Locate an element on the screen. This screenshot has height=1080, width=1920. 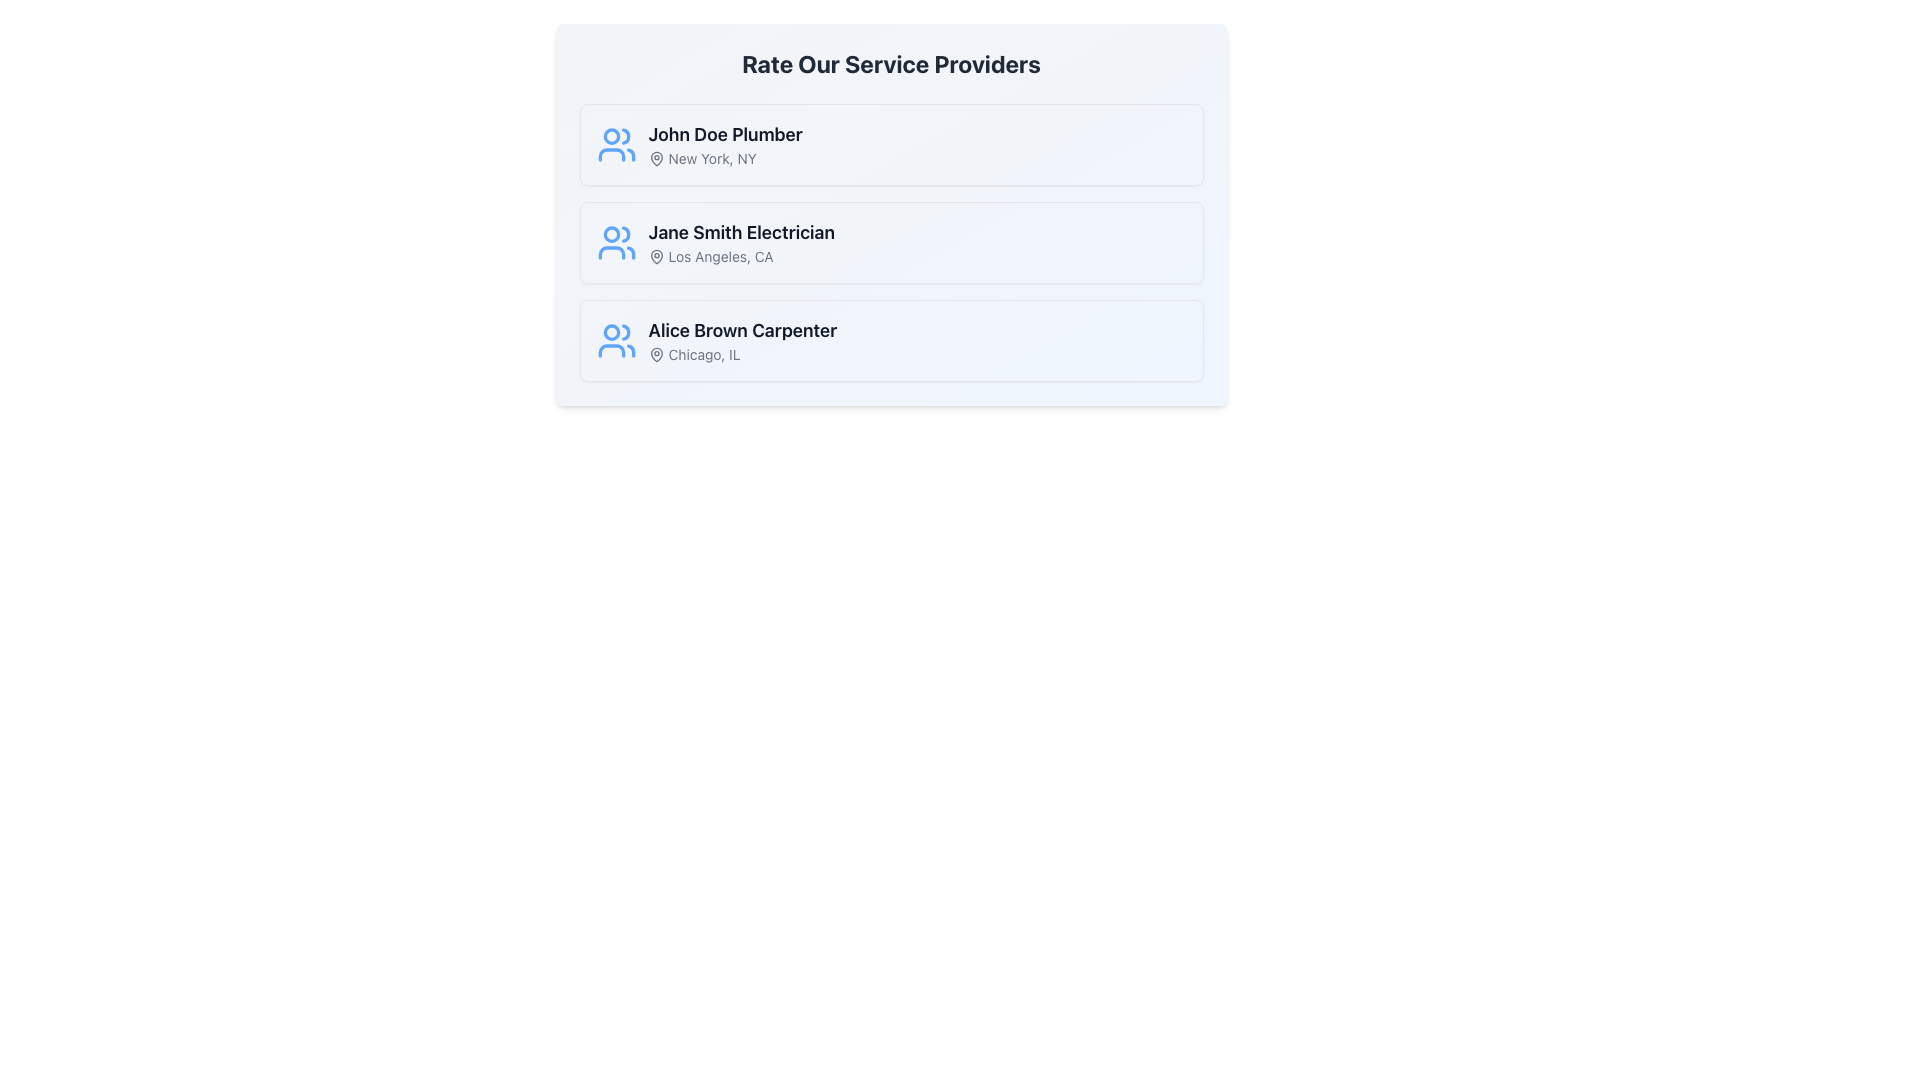
details presented in the Card element that displays information about 'Alice Brown Carpenter', including her name and location 'Chicago, IL'. This Card is the third in a stacked list of three cards is located at coordinates (890, 339).